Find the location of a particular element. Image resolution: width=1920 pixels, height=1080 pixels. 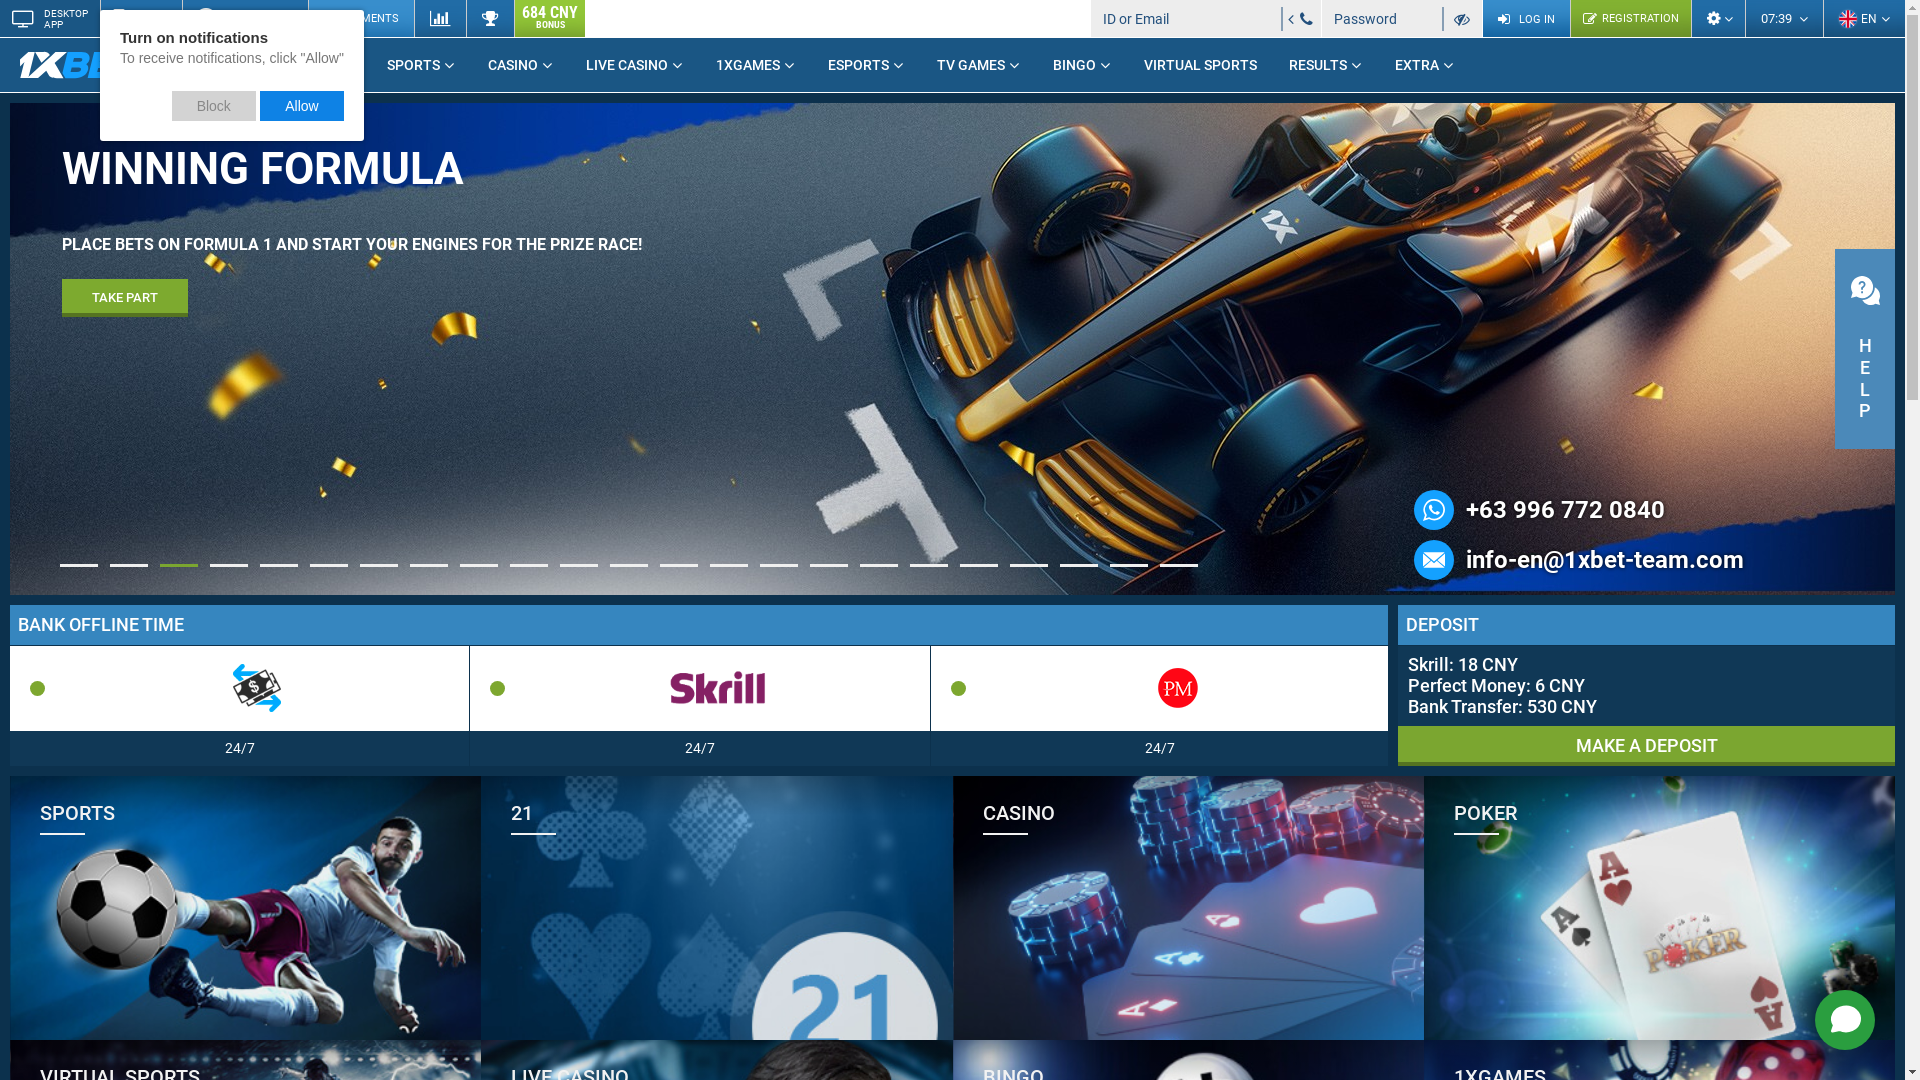

'LIVE CASINO' is located at coordinates (633, 64).